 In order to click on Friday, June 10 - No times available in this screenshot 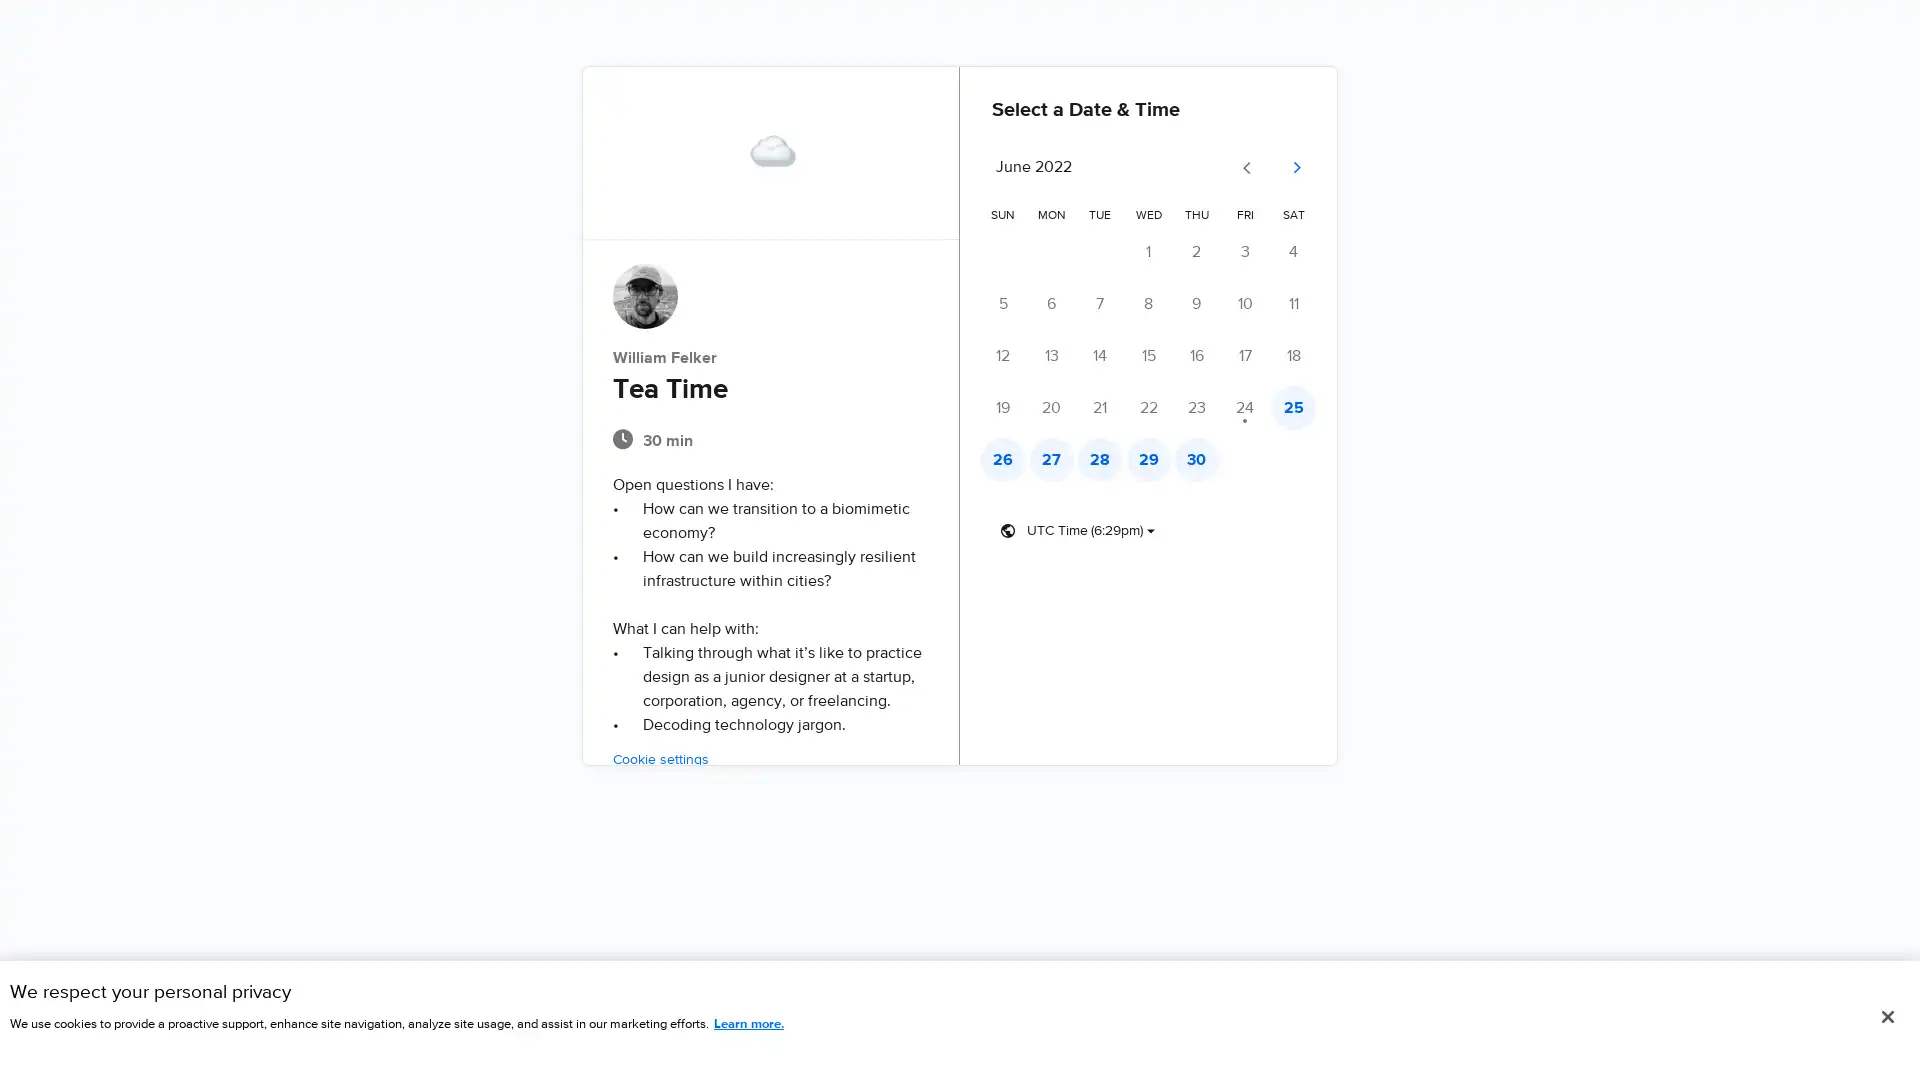, I will do `click(1261, 304)`.